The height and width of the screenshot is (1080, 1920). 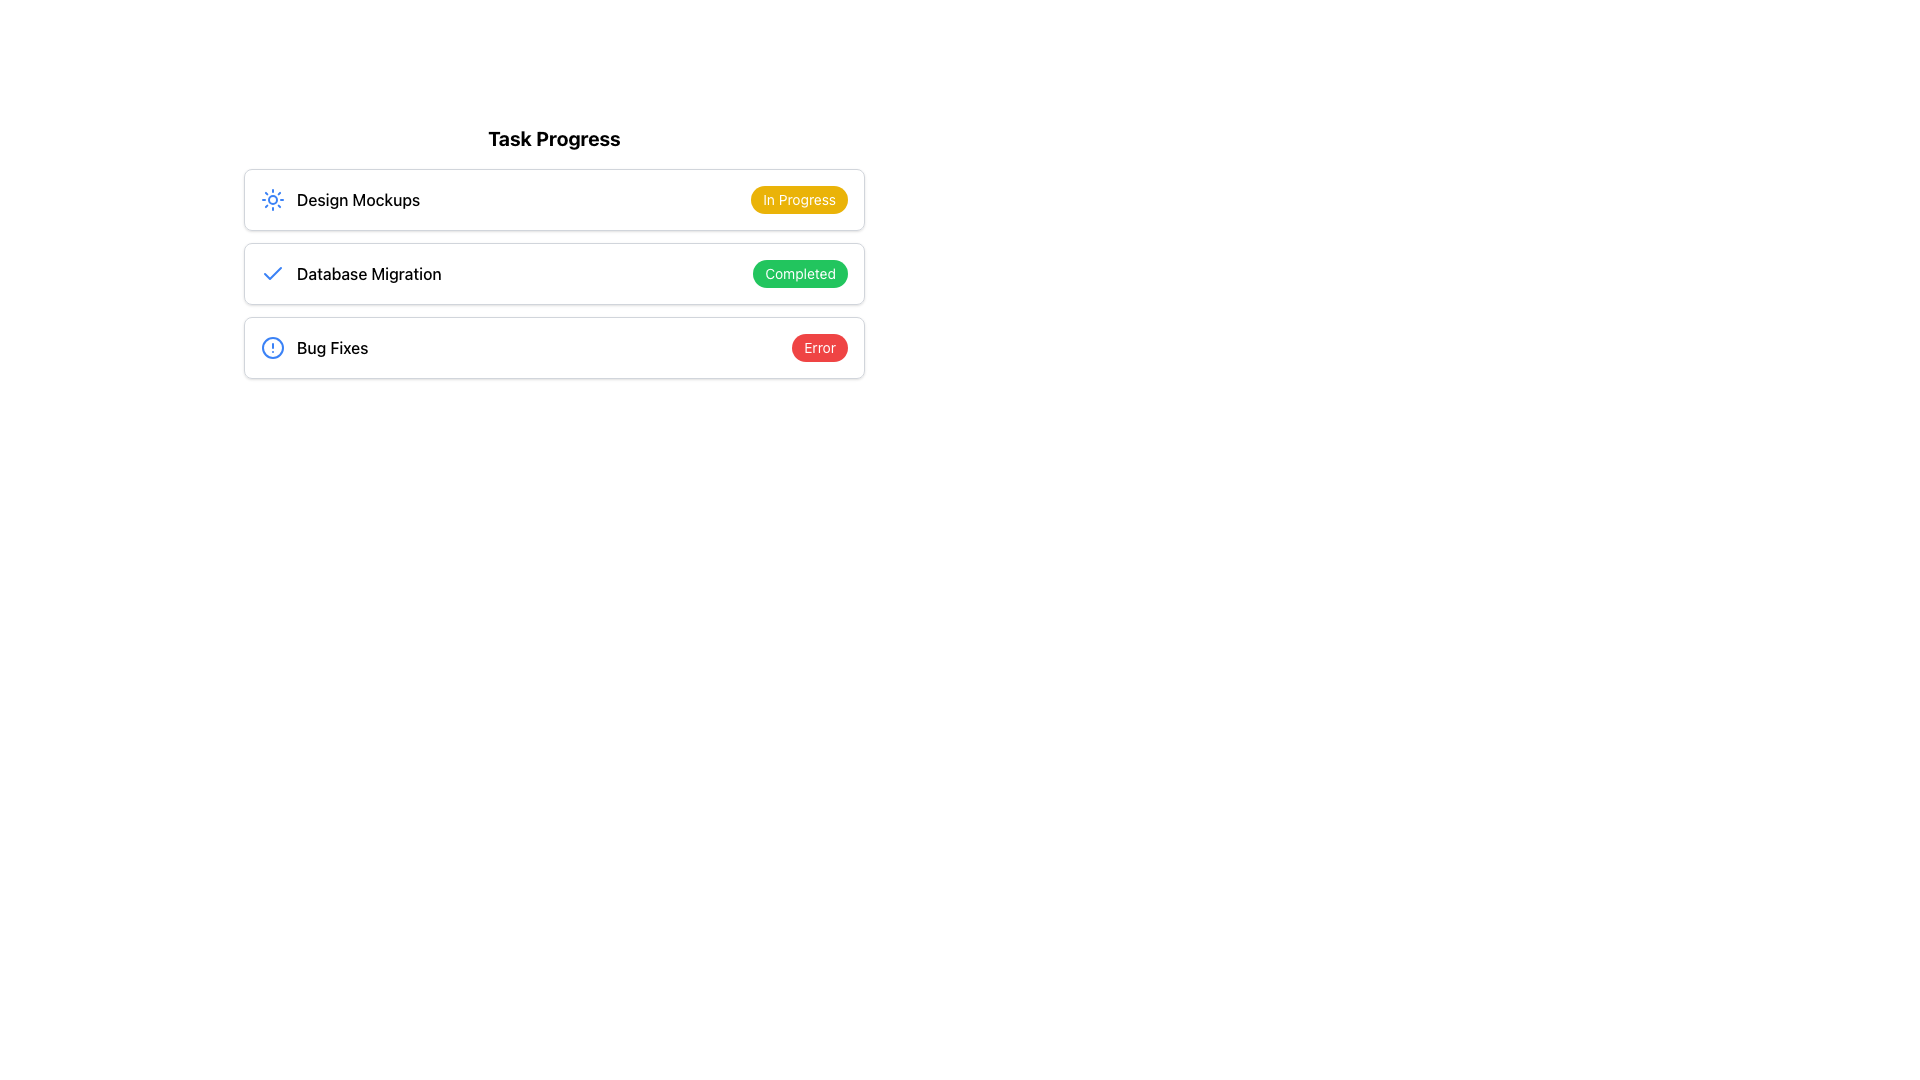 What do you see at coordinates (272, 346) in the screenshot?
I see `the circular blue outlined icon with a vertical line and dot in the center, located to the left of the 'Bug Fixes' text label in the 'Task Progress' interface` at bounding box center [272, 346].